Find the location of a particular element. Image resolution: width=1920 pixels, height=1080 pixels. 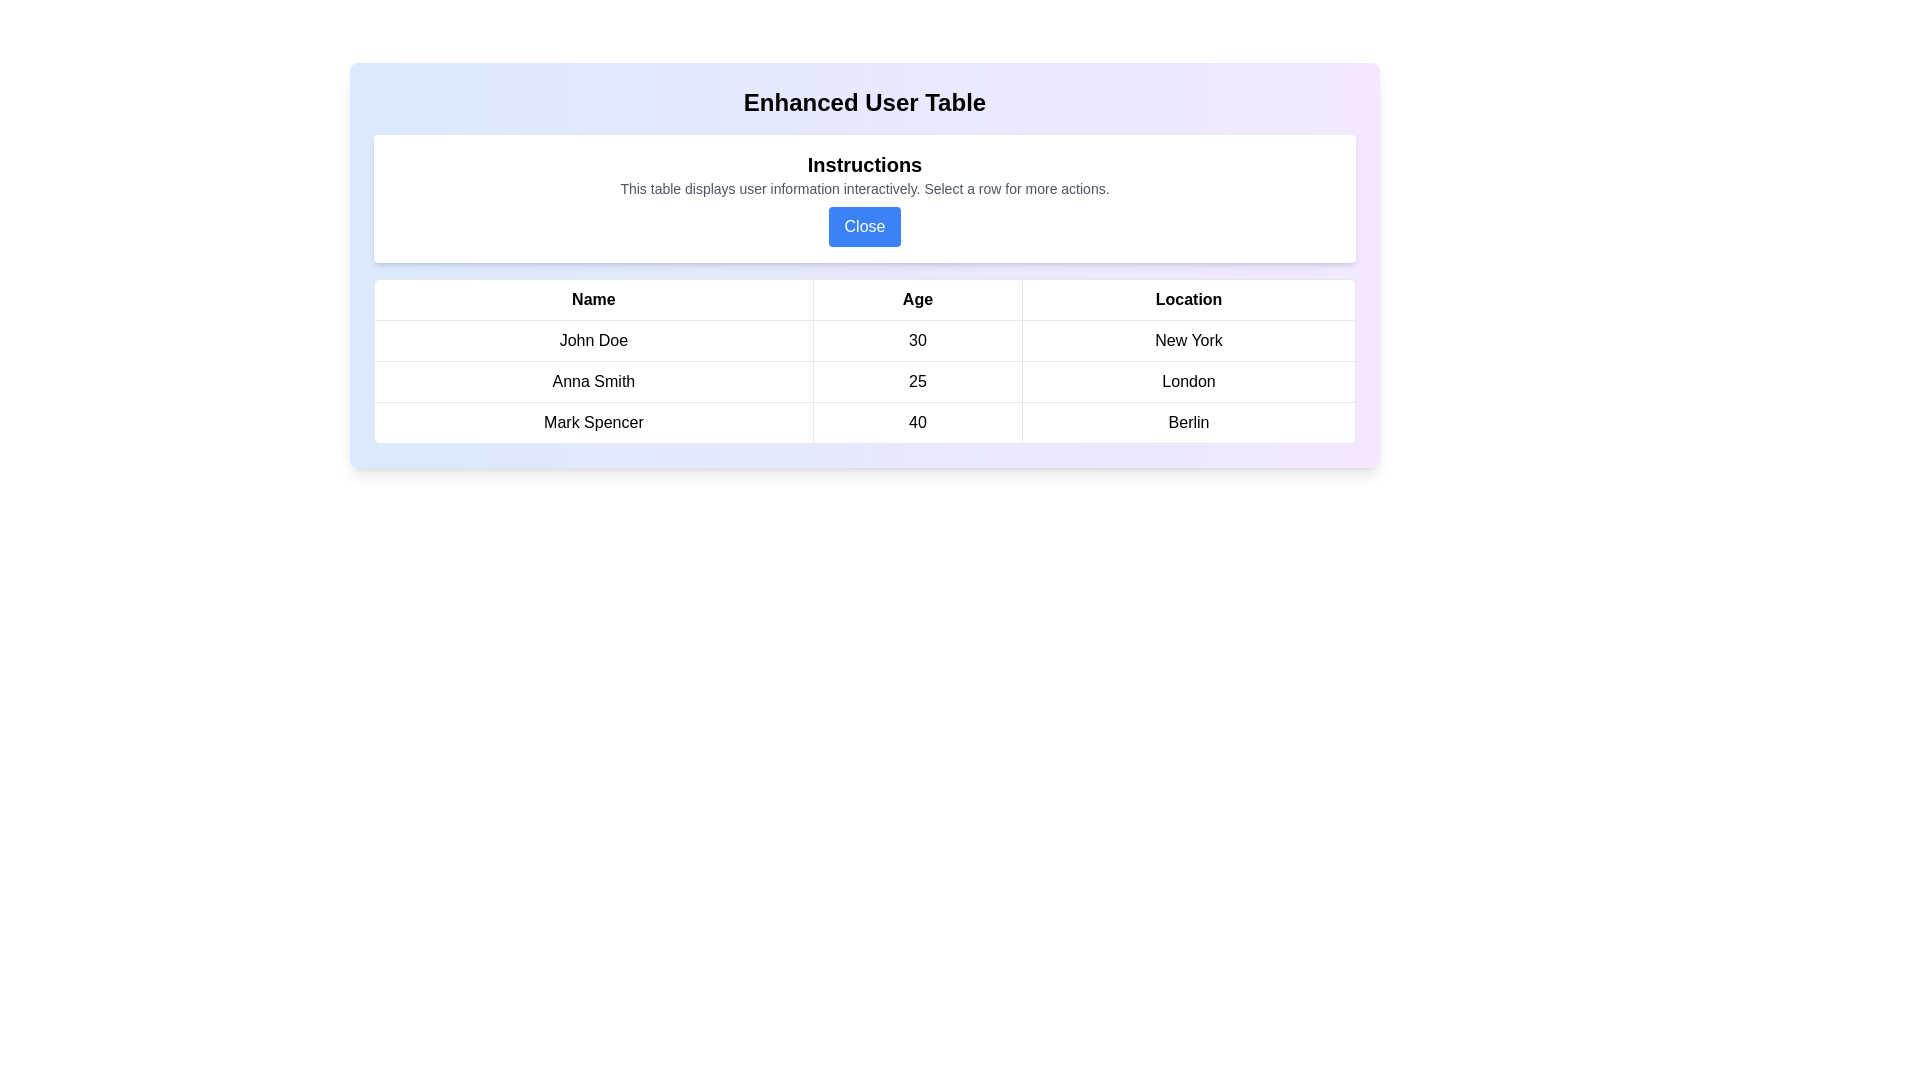

the numerical text '30' that is styled with padding and a border, located between 'John Doe' and 'New York' in the first row of the table is located at coordinates (916, 339).